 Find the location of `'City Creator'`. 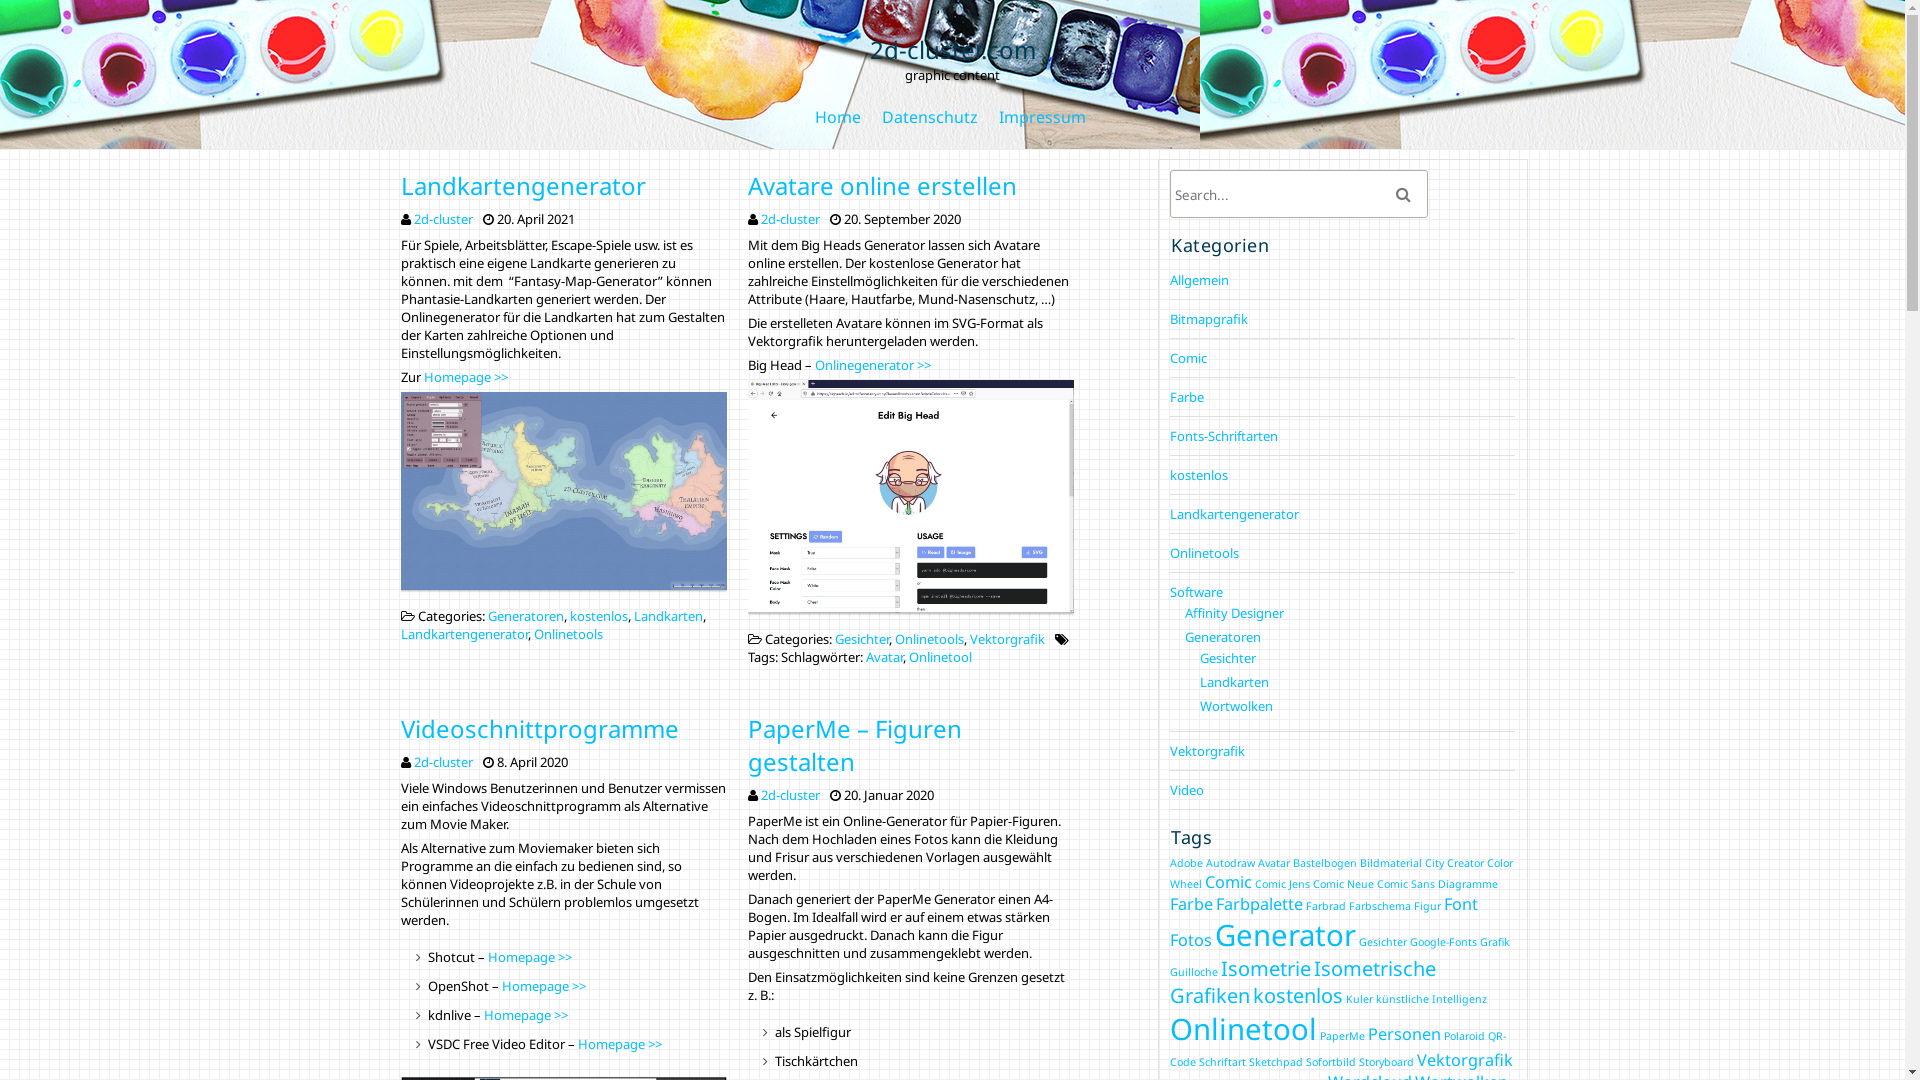

'City Creator' is located at coordinates (1454, 862).